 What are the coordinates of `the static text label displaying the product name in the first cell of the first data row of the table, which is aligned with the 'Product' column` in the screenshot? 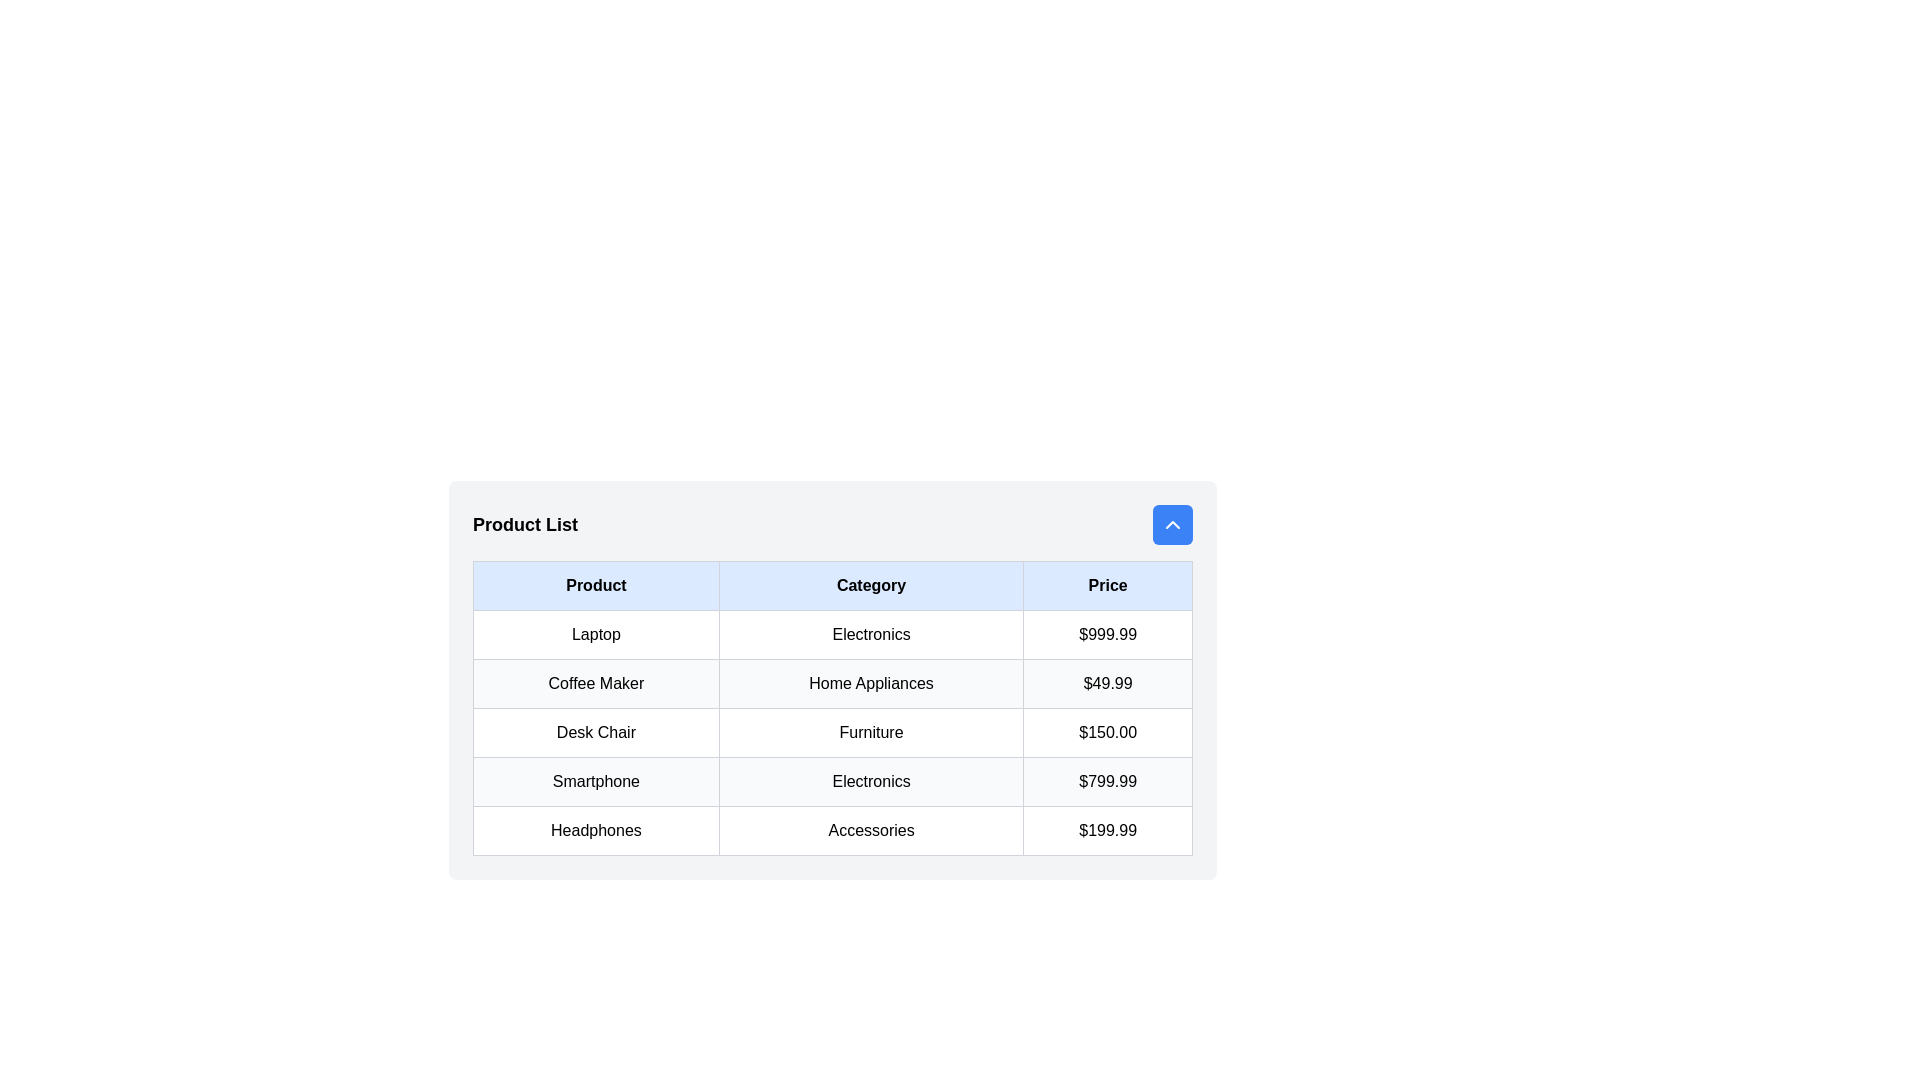 It's located at (595, 635).